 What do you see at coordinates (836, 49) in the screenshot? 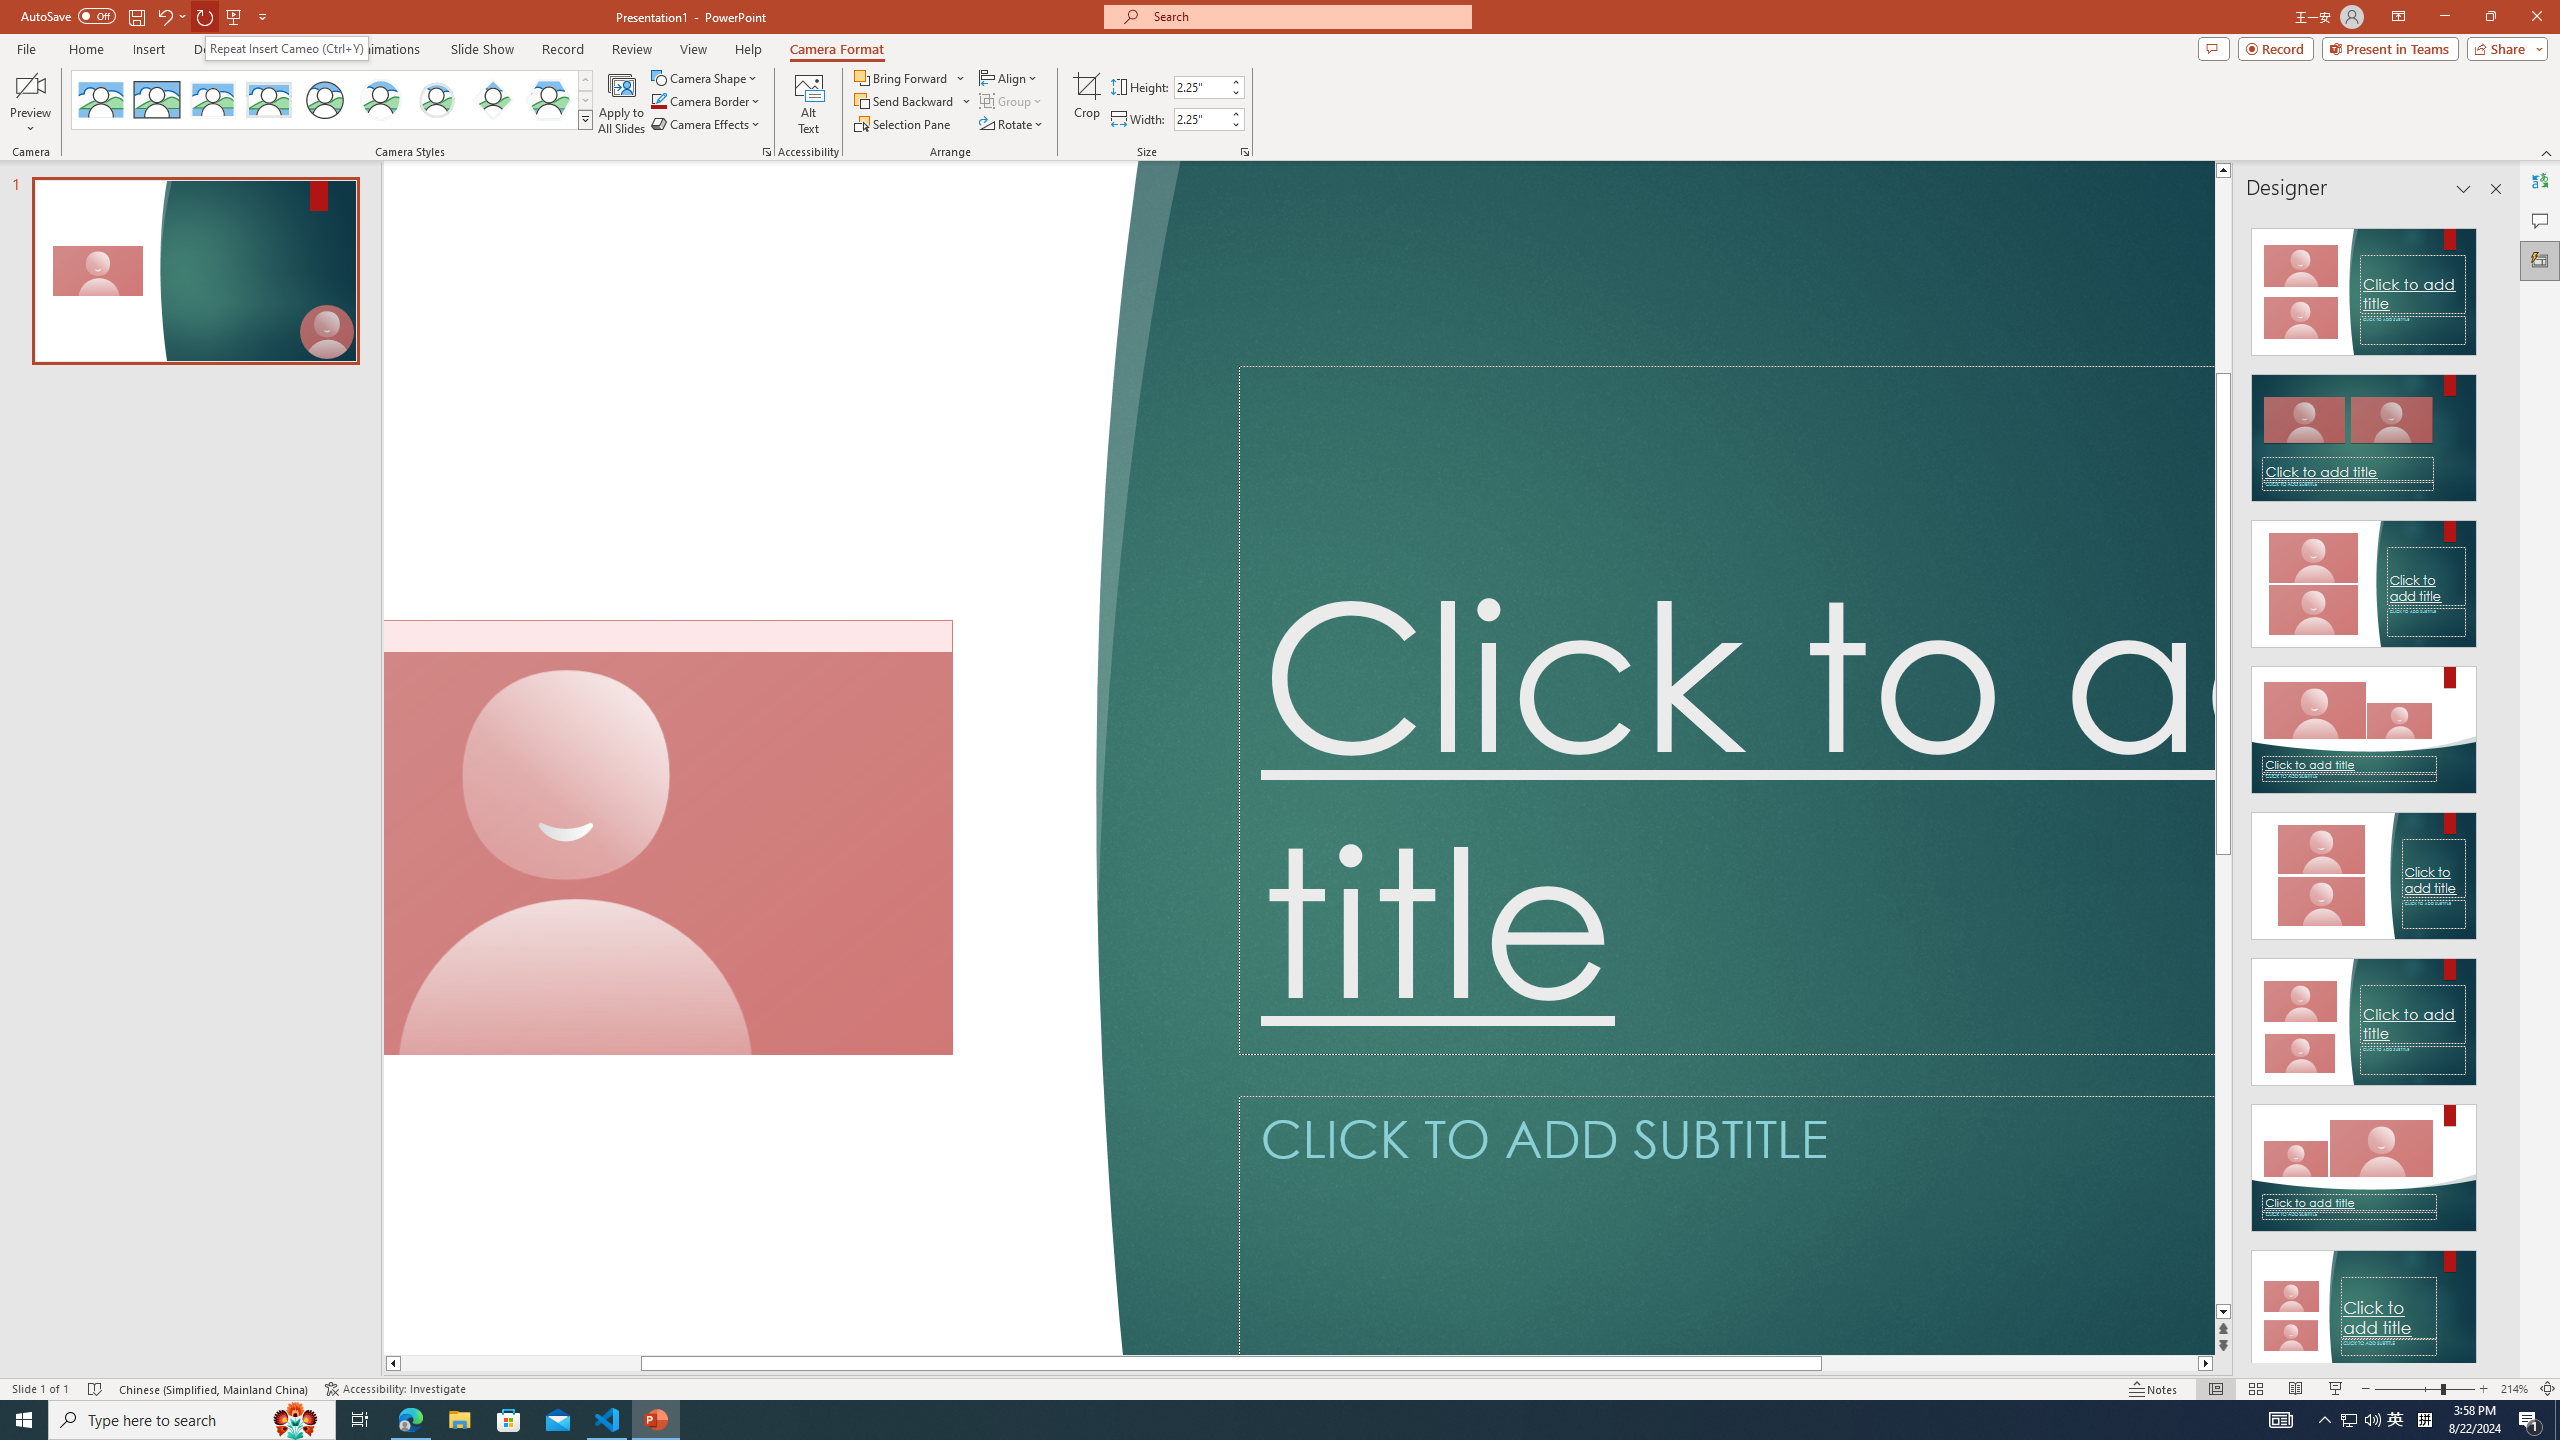
I see `'Camera Format'` at bounding box center [836, 49].